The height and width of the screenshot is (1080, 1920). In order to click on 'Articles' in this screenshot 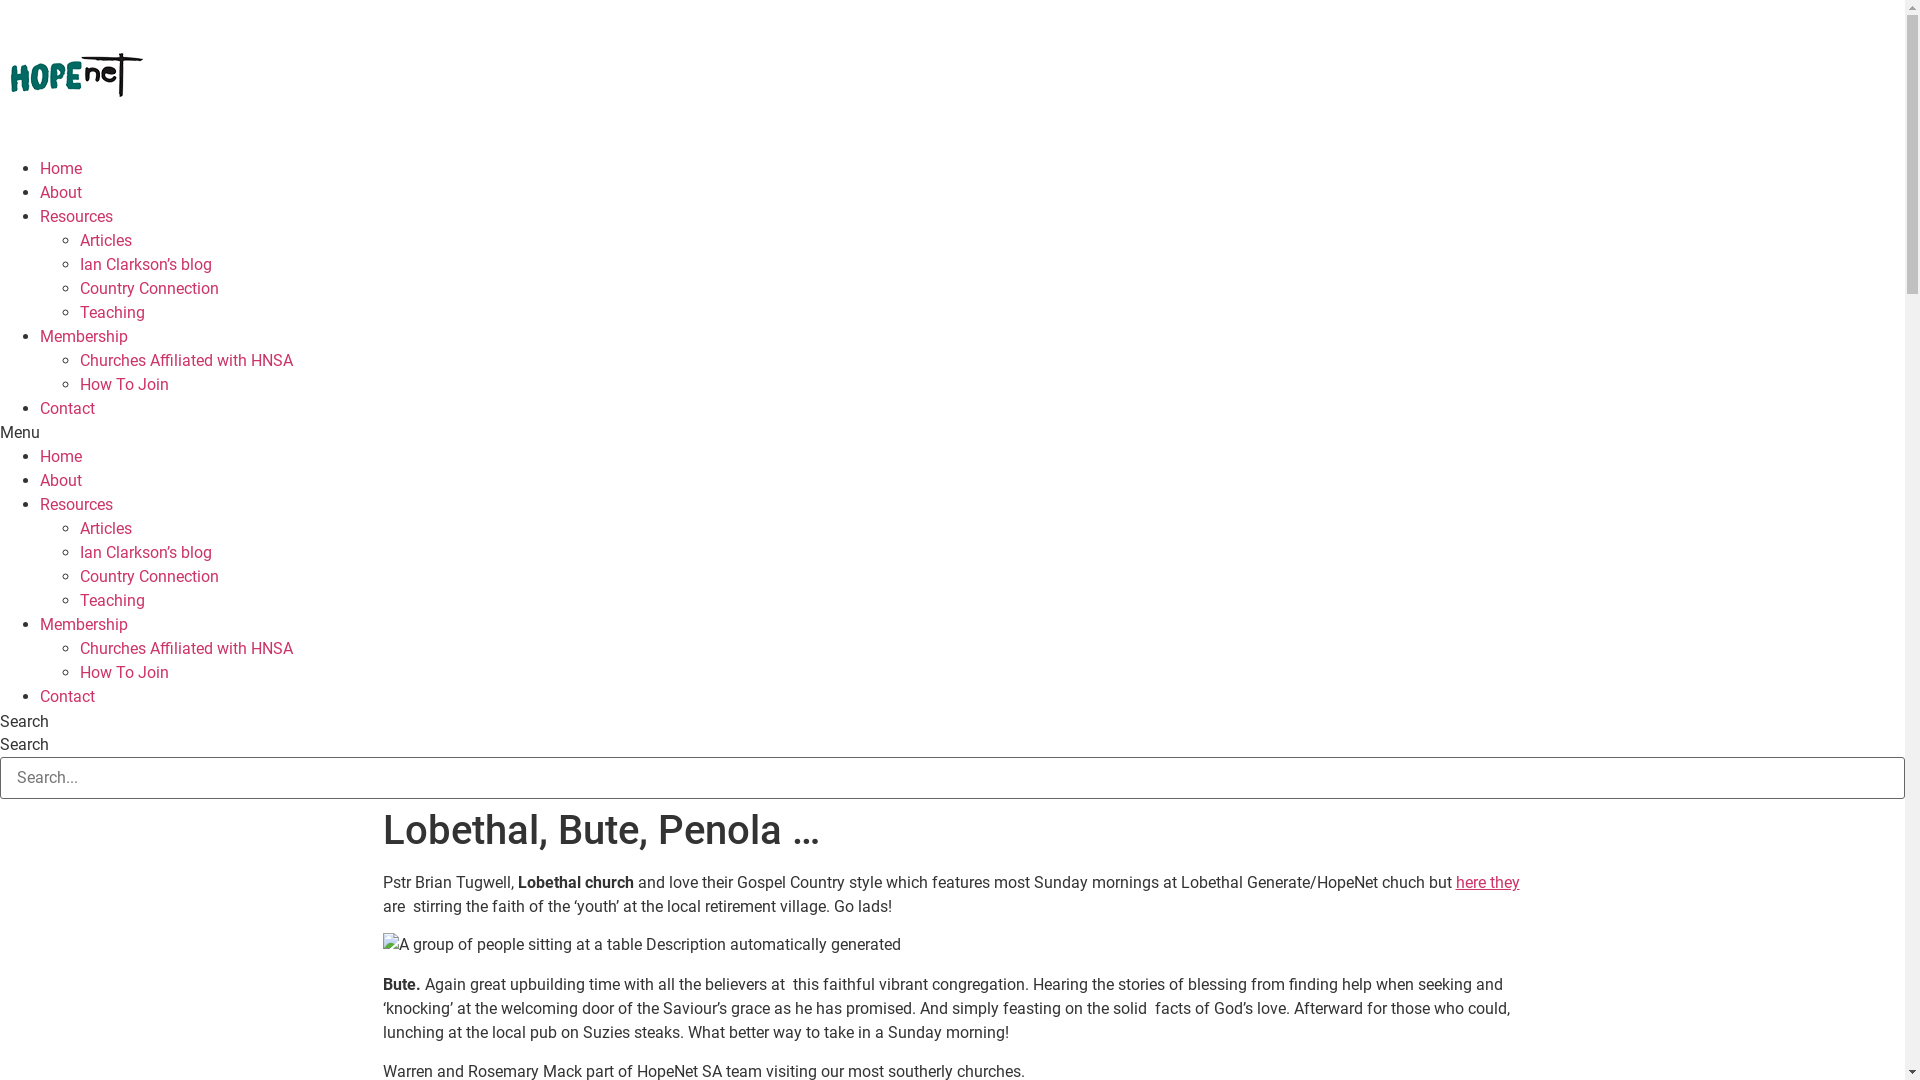, I will do `click(104, 527)`.